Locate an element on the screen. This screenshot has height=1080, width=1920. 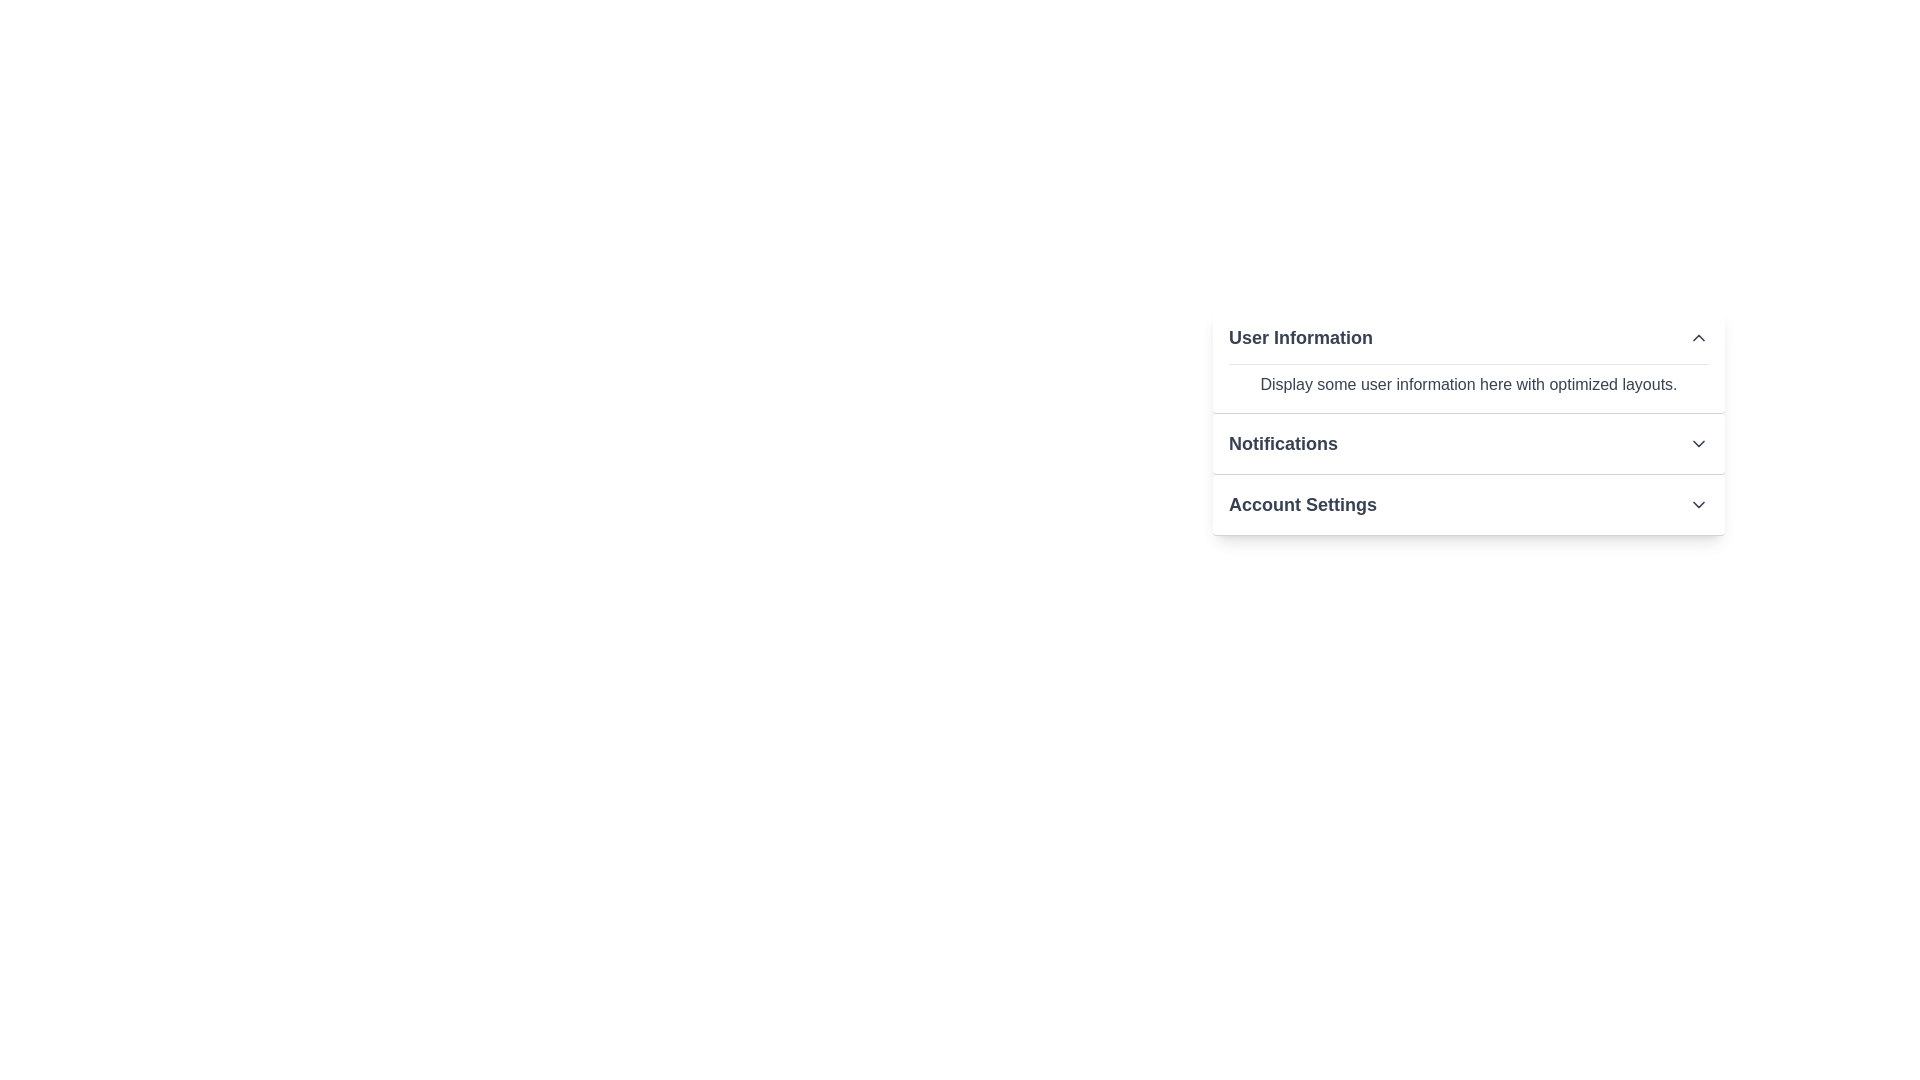
the downward-pointing chevron icon at the far-right end of the 'Account Settings' row is located at coordinates (1698, 504).